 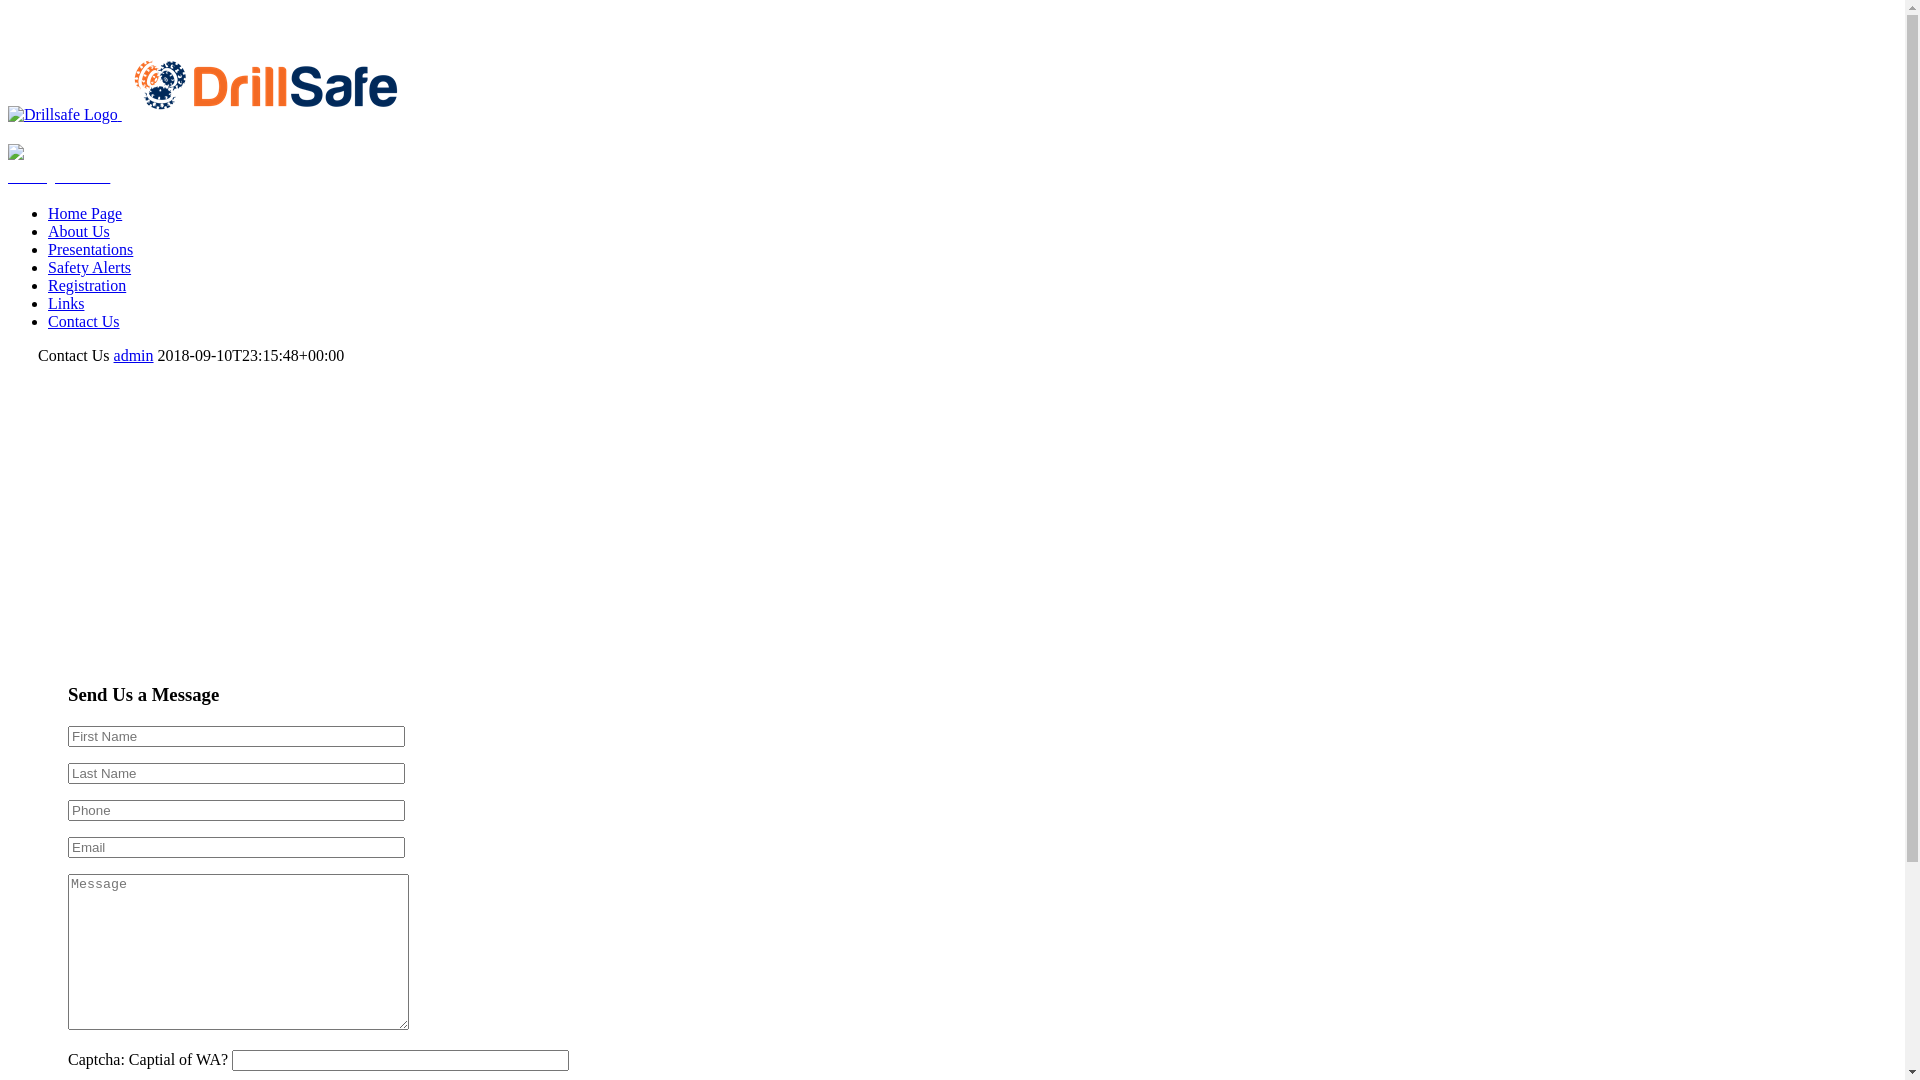 I want to click on 'Safety Alerts', so click(x=88, y=266).